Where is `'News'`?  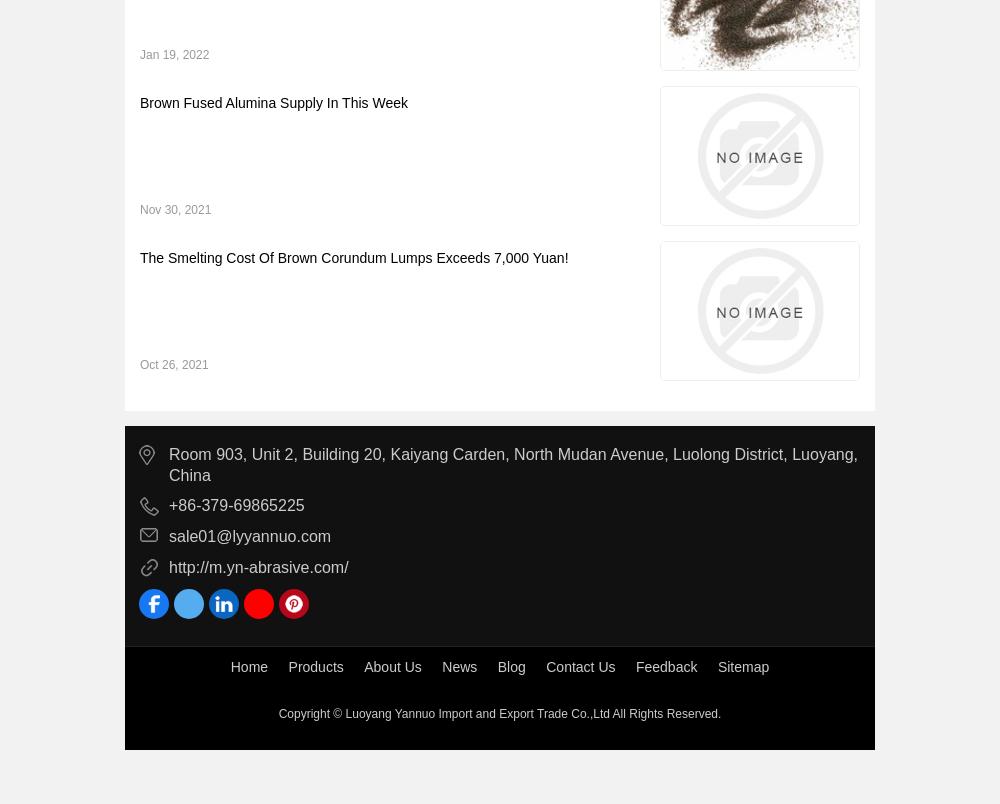 'News' is located at coordinates (441, 665).